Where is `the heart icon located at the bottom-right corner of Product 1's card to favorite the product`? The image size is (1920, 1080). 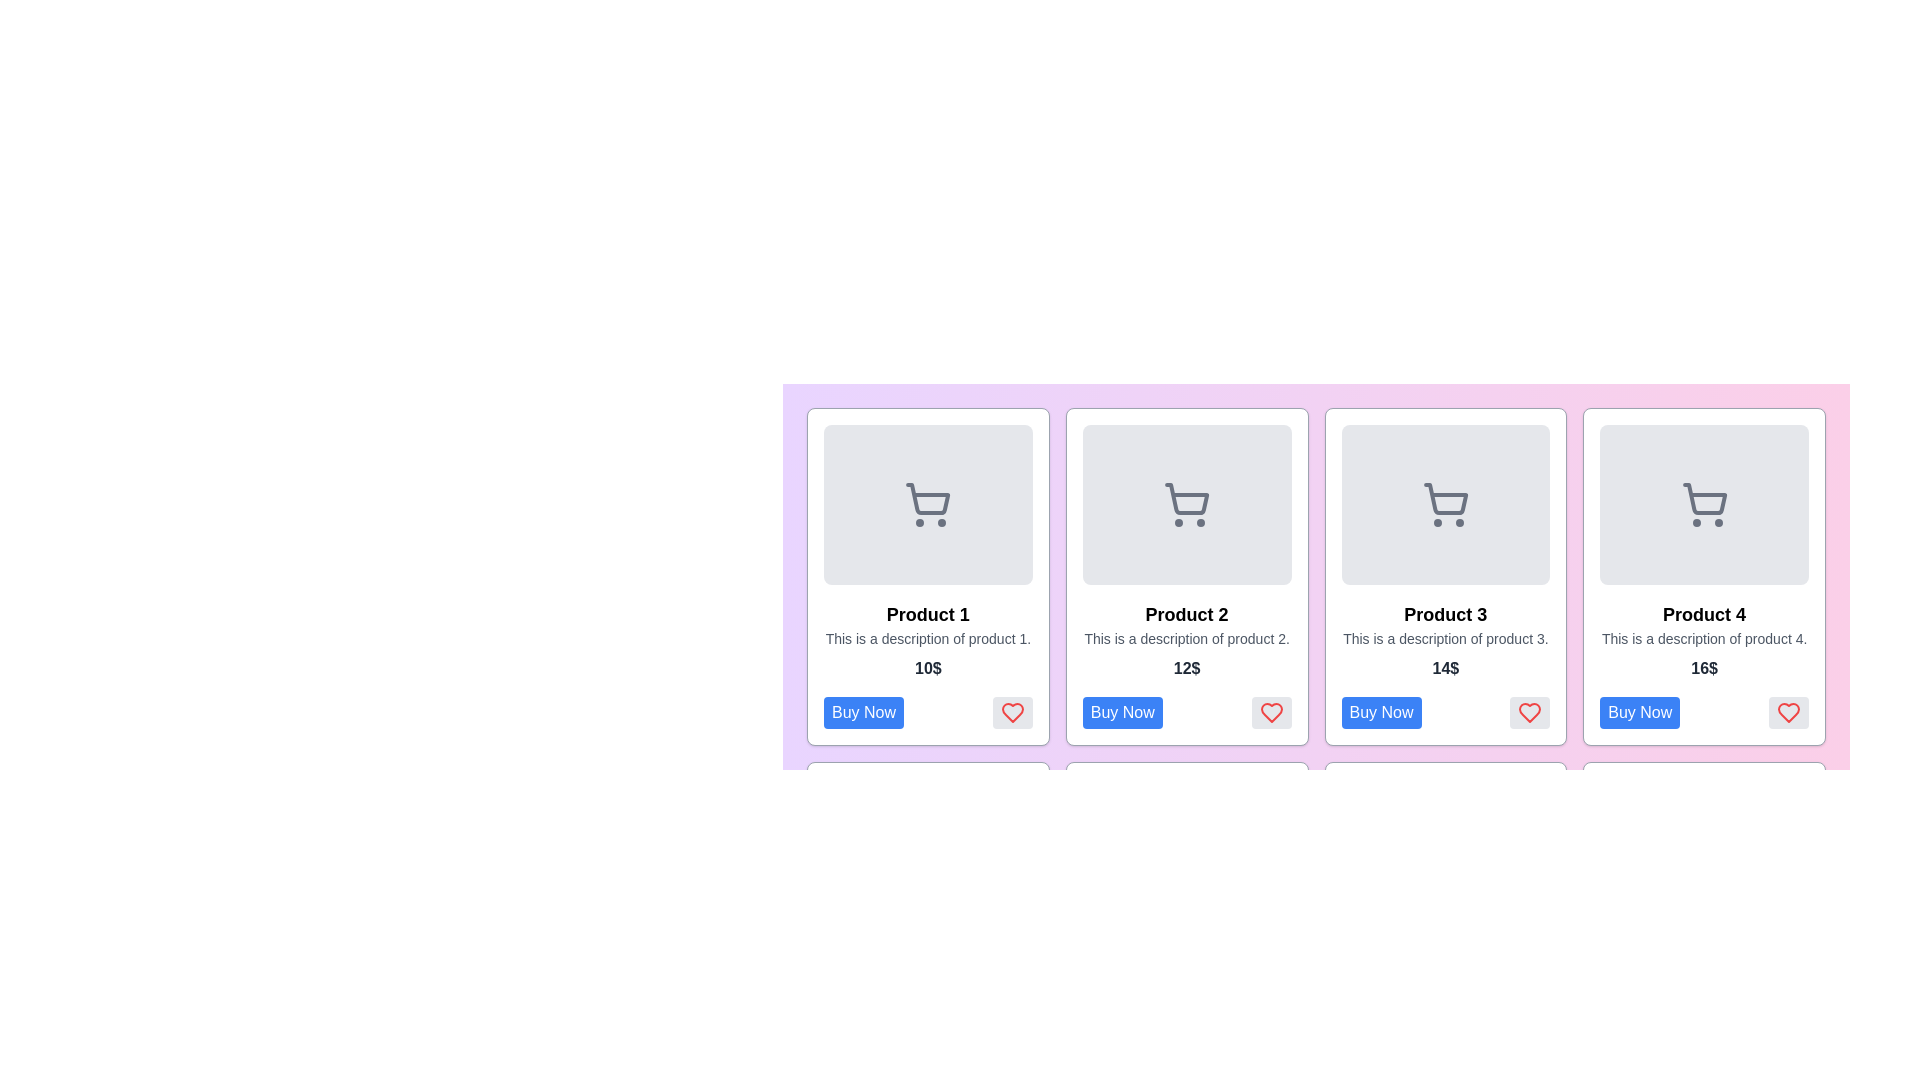 the heart icon located at the bottom-right corner of Product 1's card to favorite the product is located at coordinates (1012, 712).